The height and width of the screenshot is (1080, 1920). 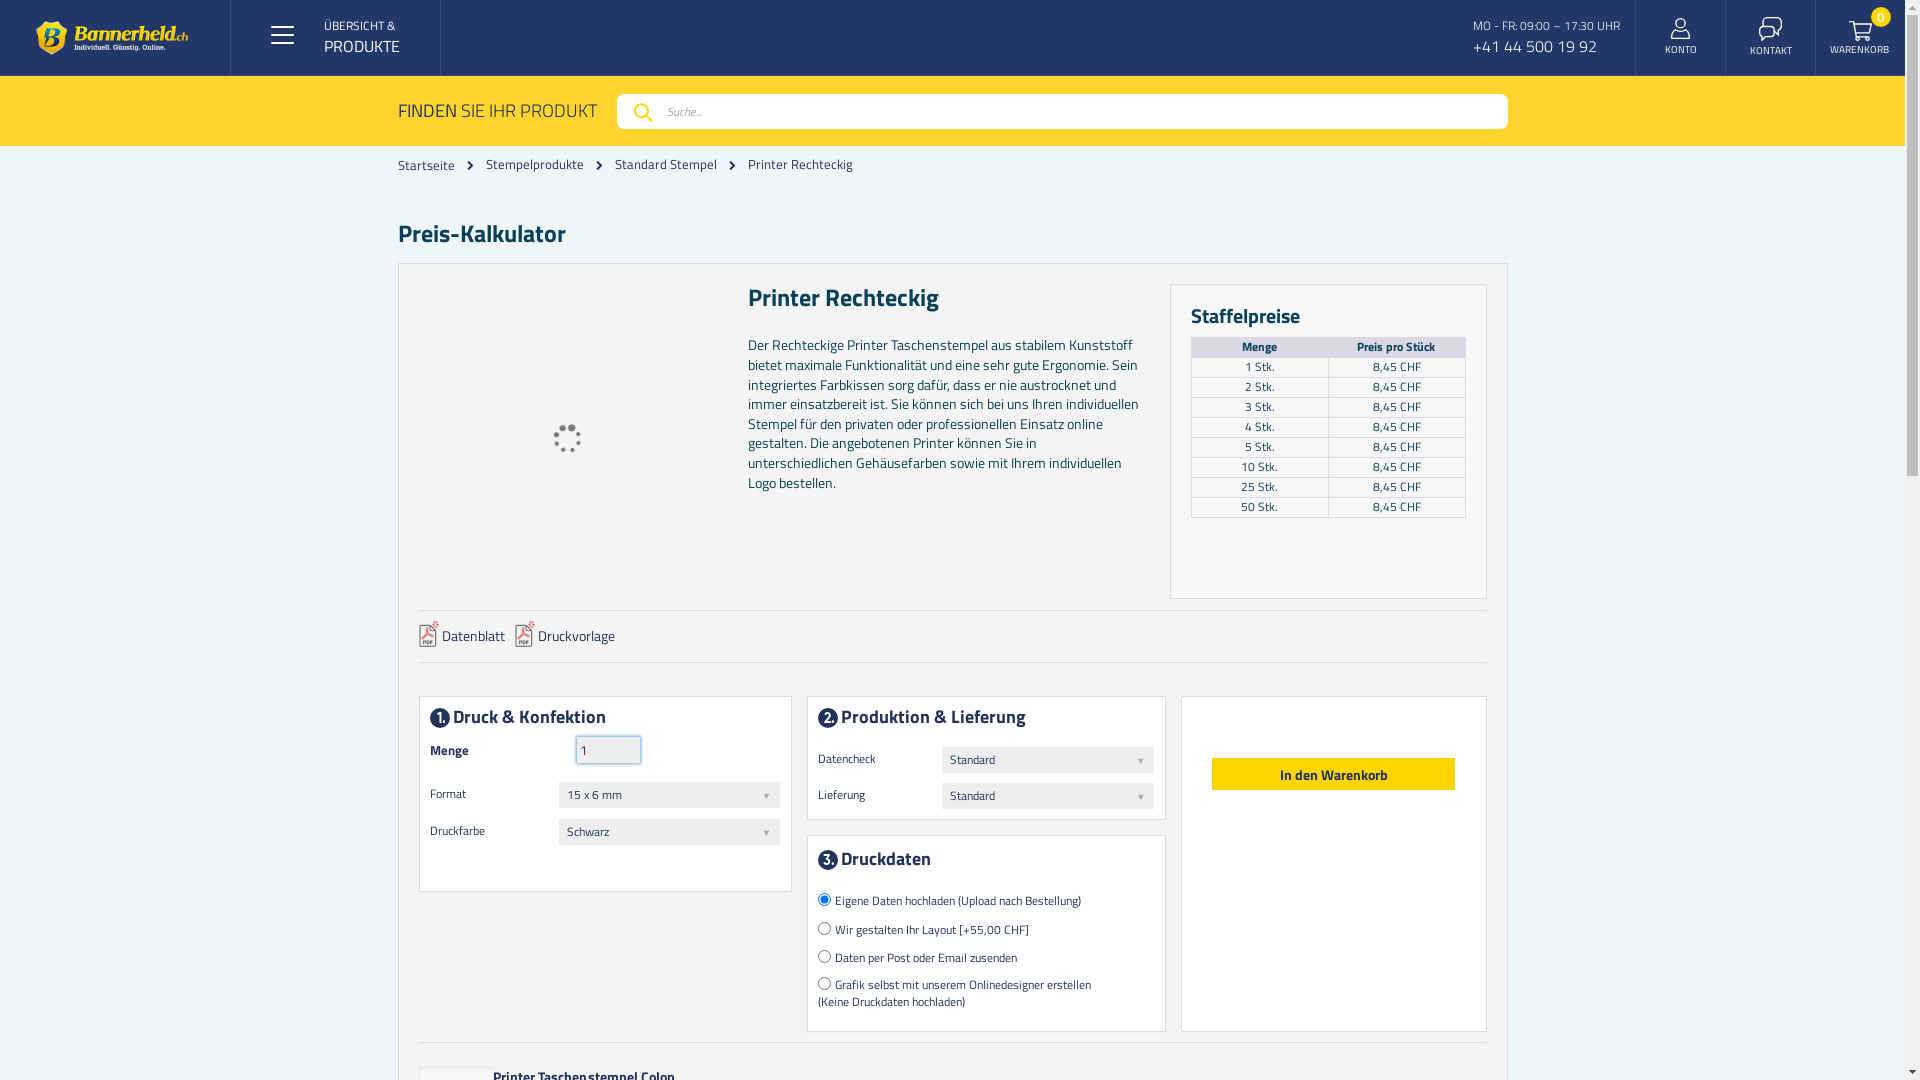 I want to click on 'Stempelprodukte', so click(x=534, y=163).